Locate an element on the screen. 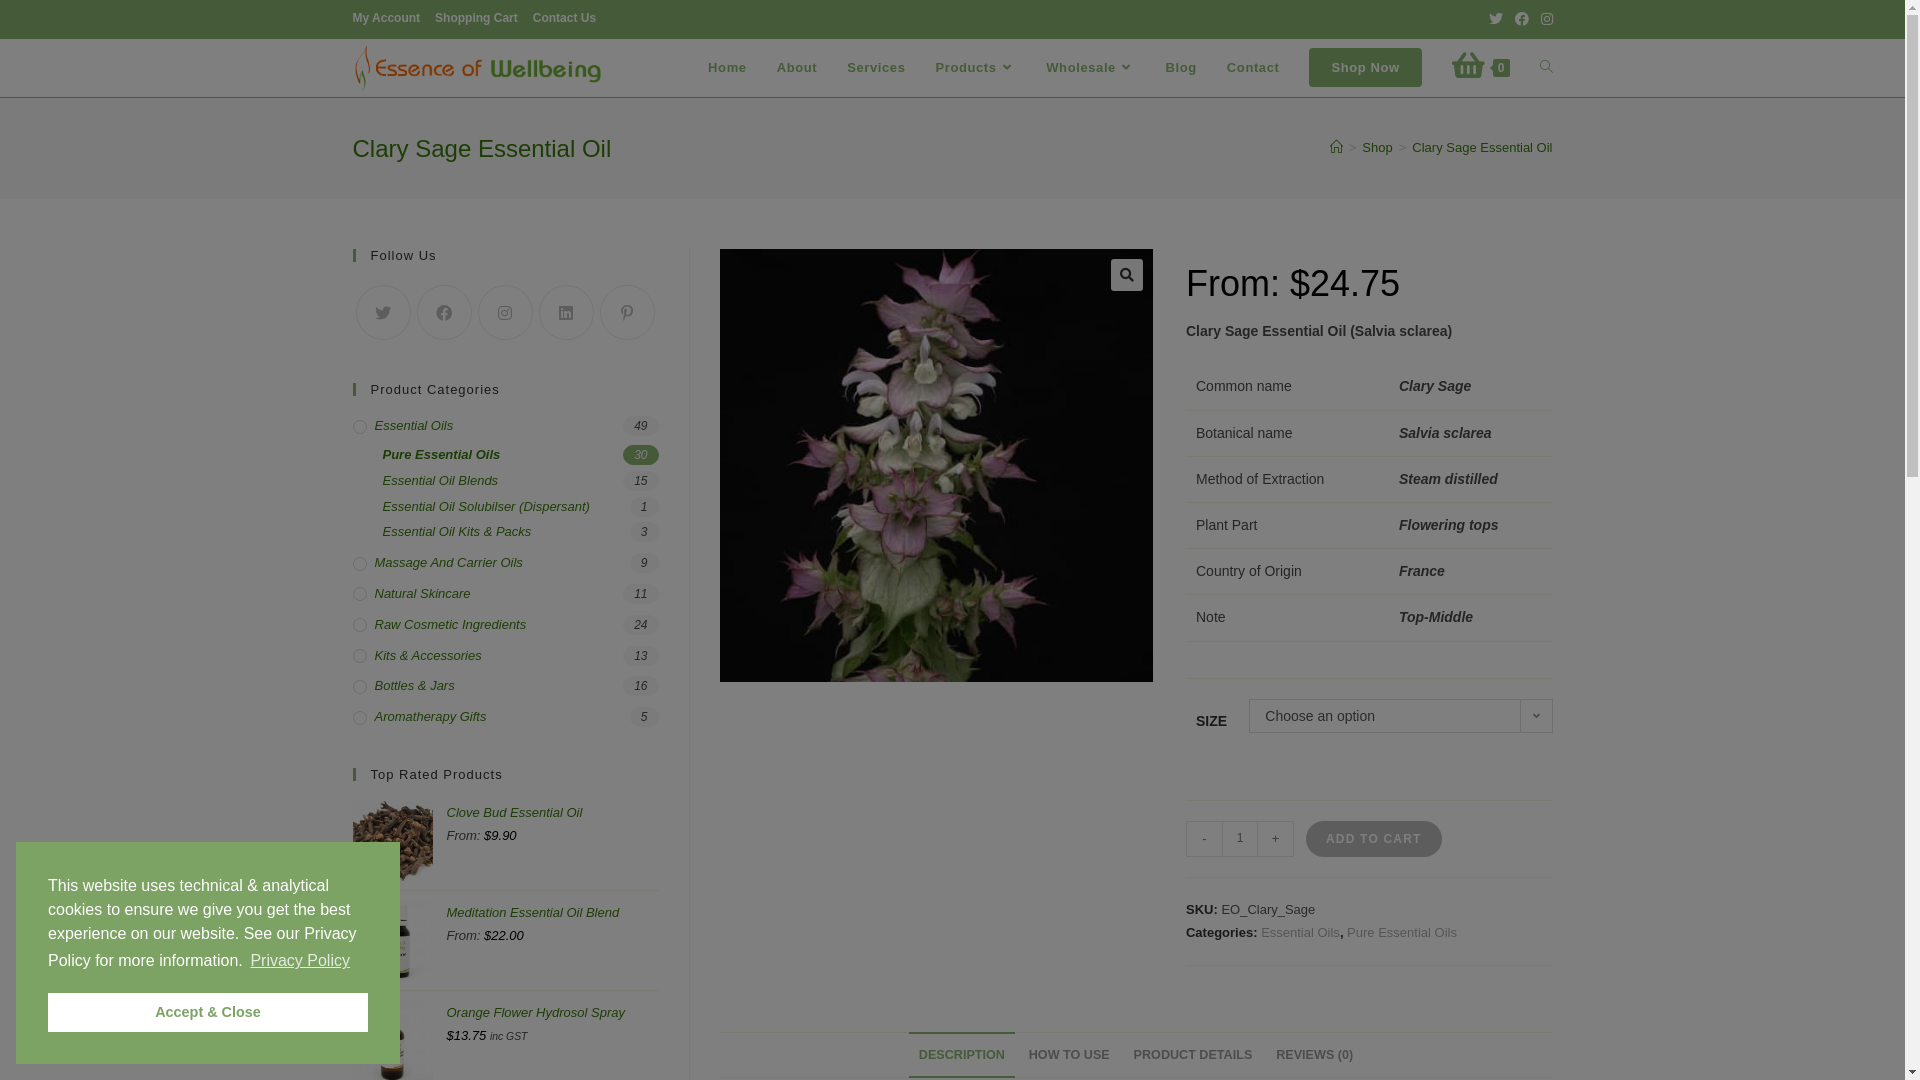  'Shop Now' is located at coordinates (1294, 67).